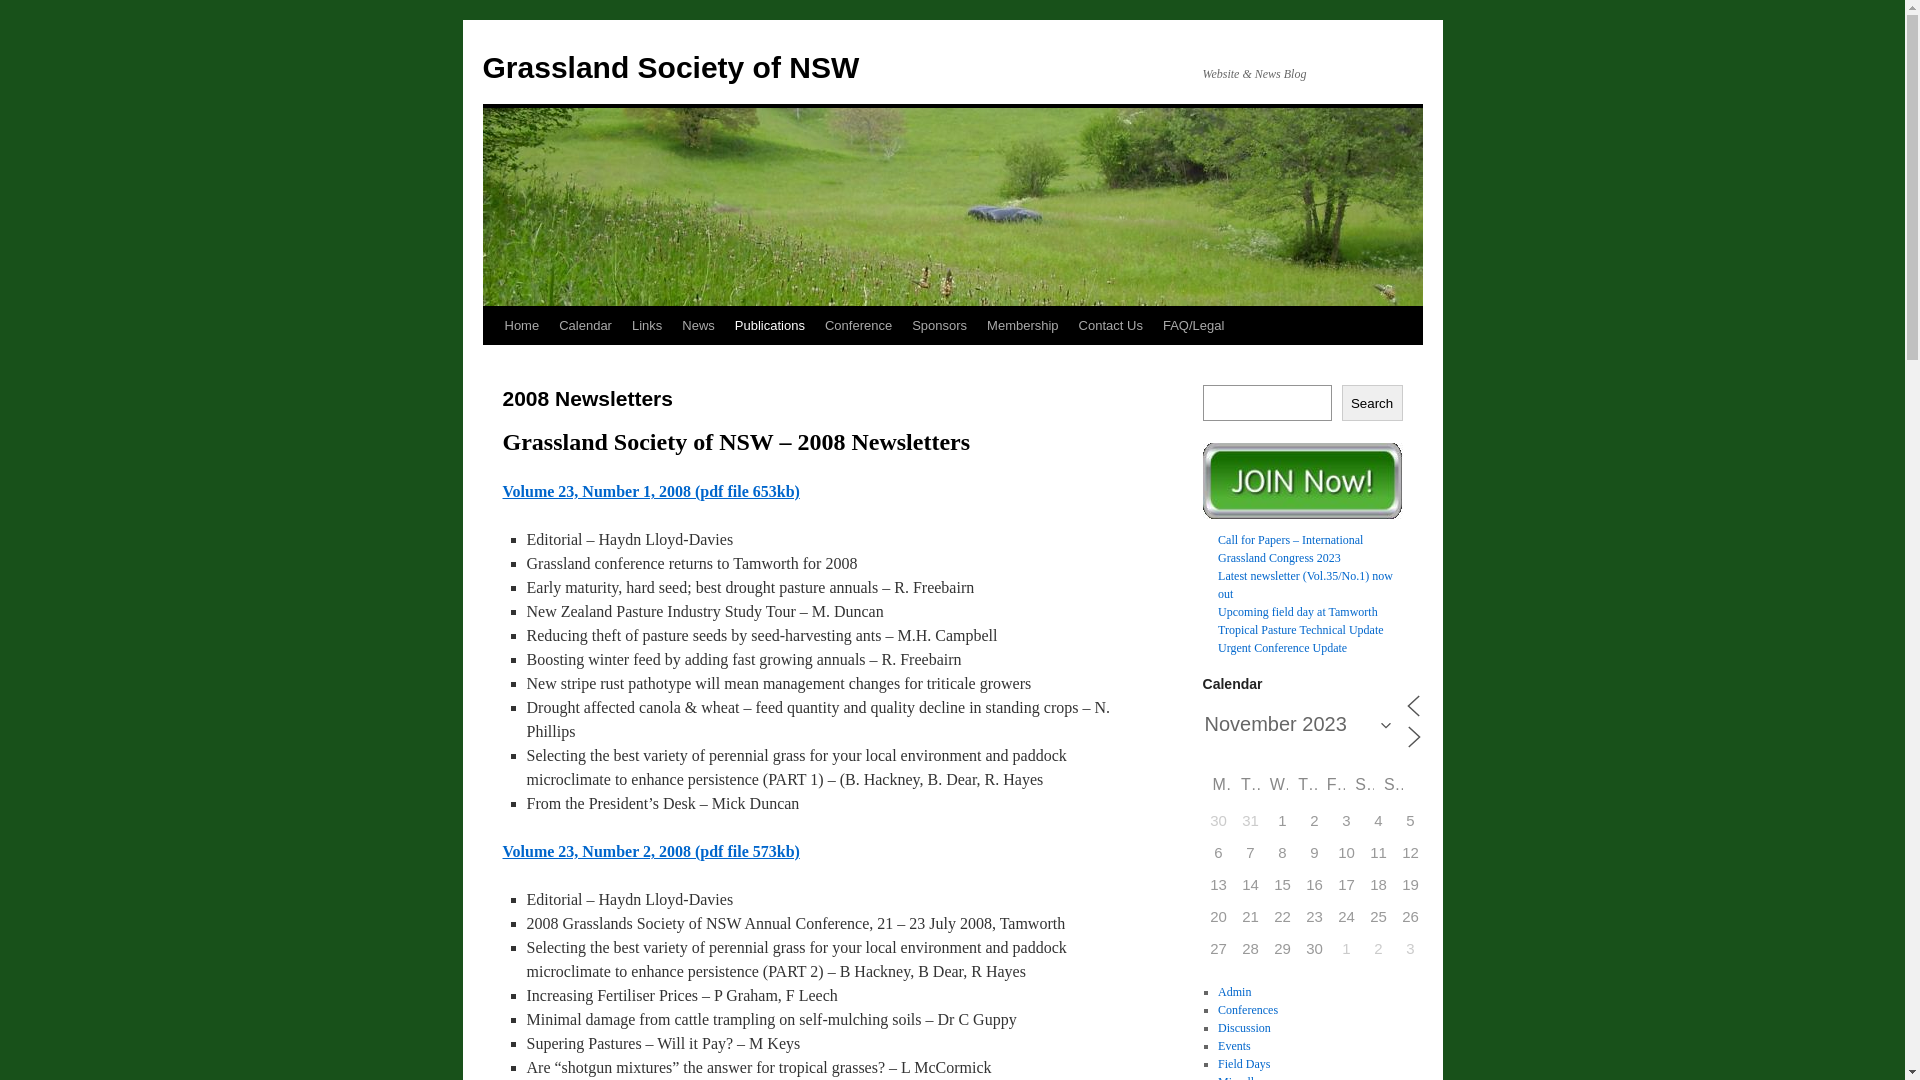  What do you see at coordinates (938, 325) in the screenshot?
I see `'Sponsors'` at bounding box center [938, 325].